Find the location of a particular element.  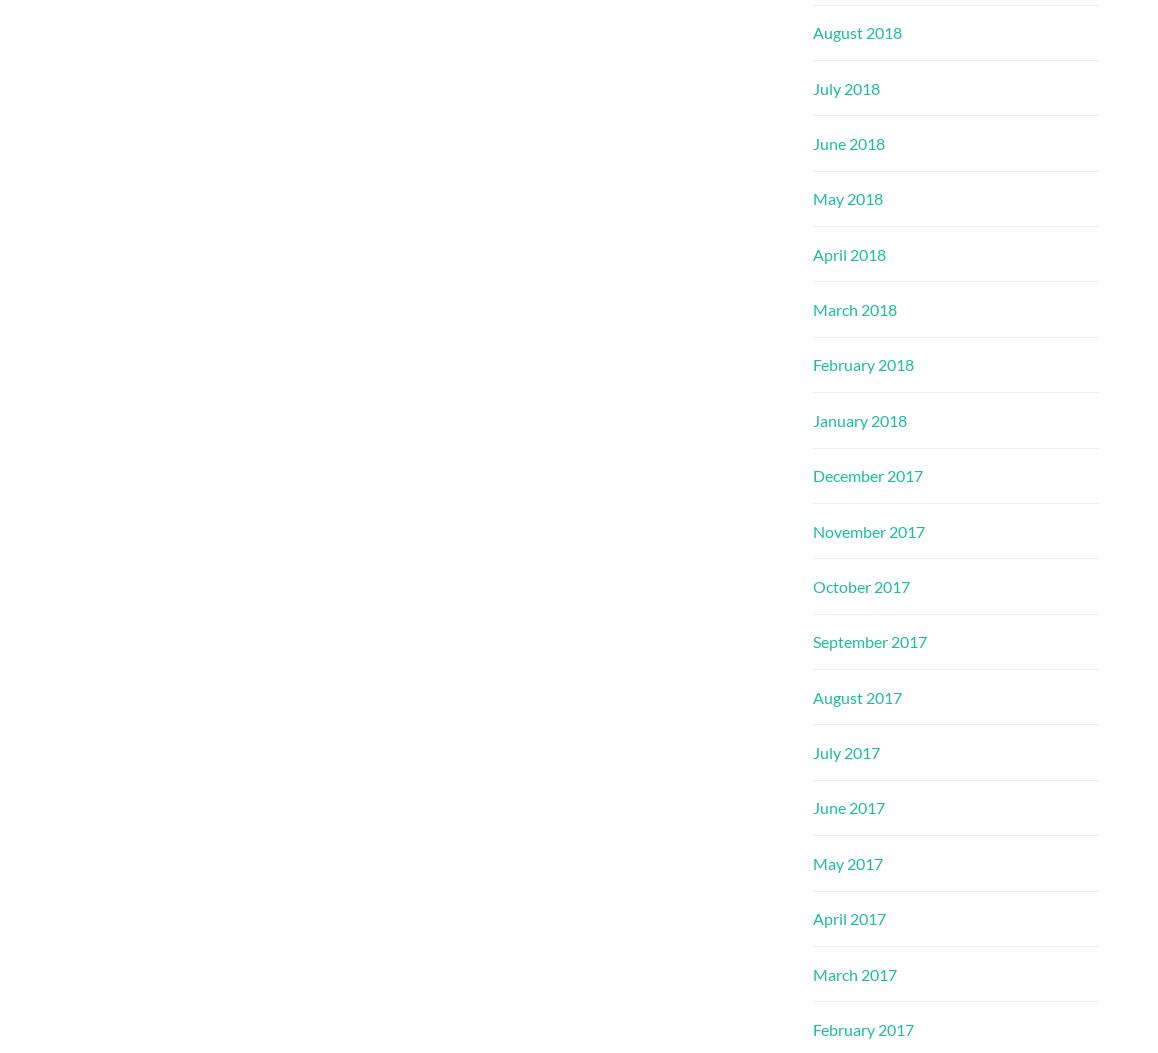

'May 2017' is located at coordinates (847, 862).